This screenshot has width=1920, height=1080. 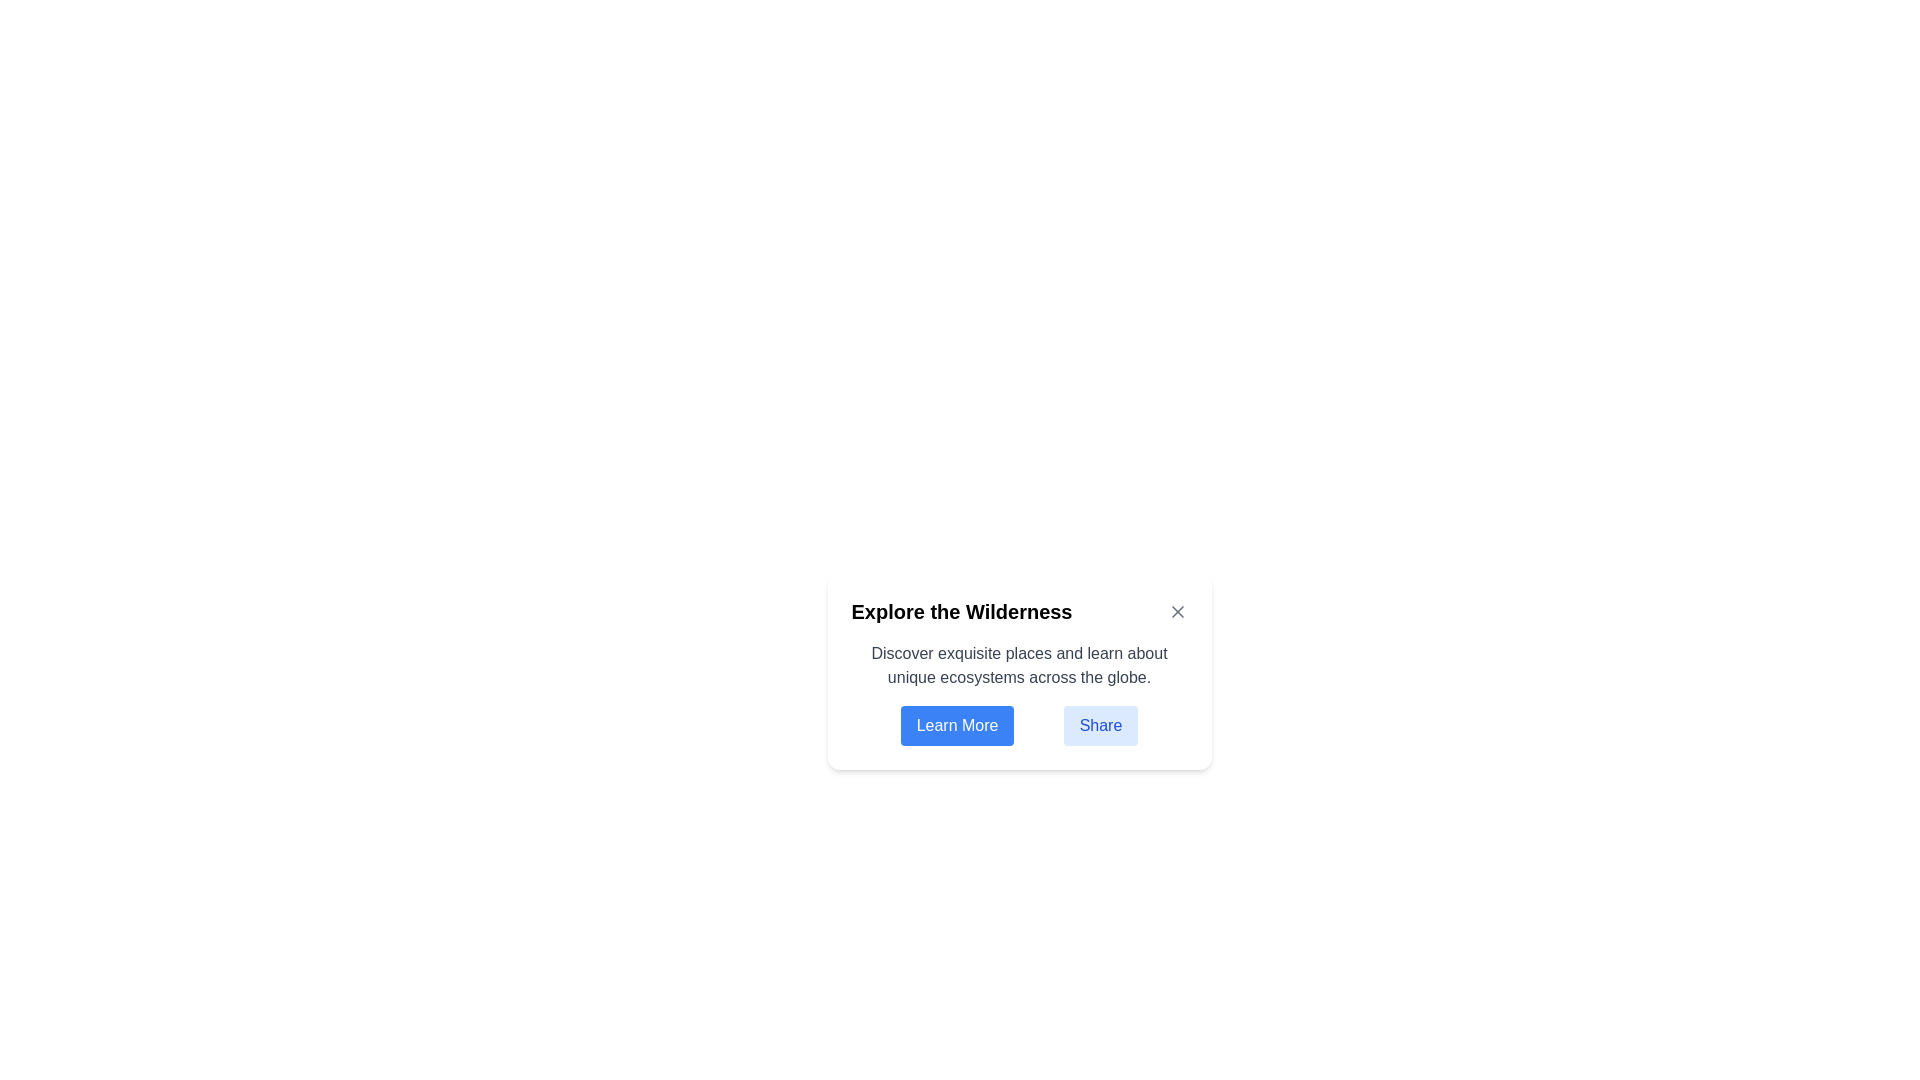 I want to click on the text element that reads 'Discover exquisite places and learn about unique ecosystems across the globe.' positioned below the header 'Explore the Wilderness.', so click(x=1019, y=666).